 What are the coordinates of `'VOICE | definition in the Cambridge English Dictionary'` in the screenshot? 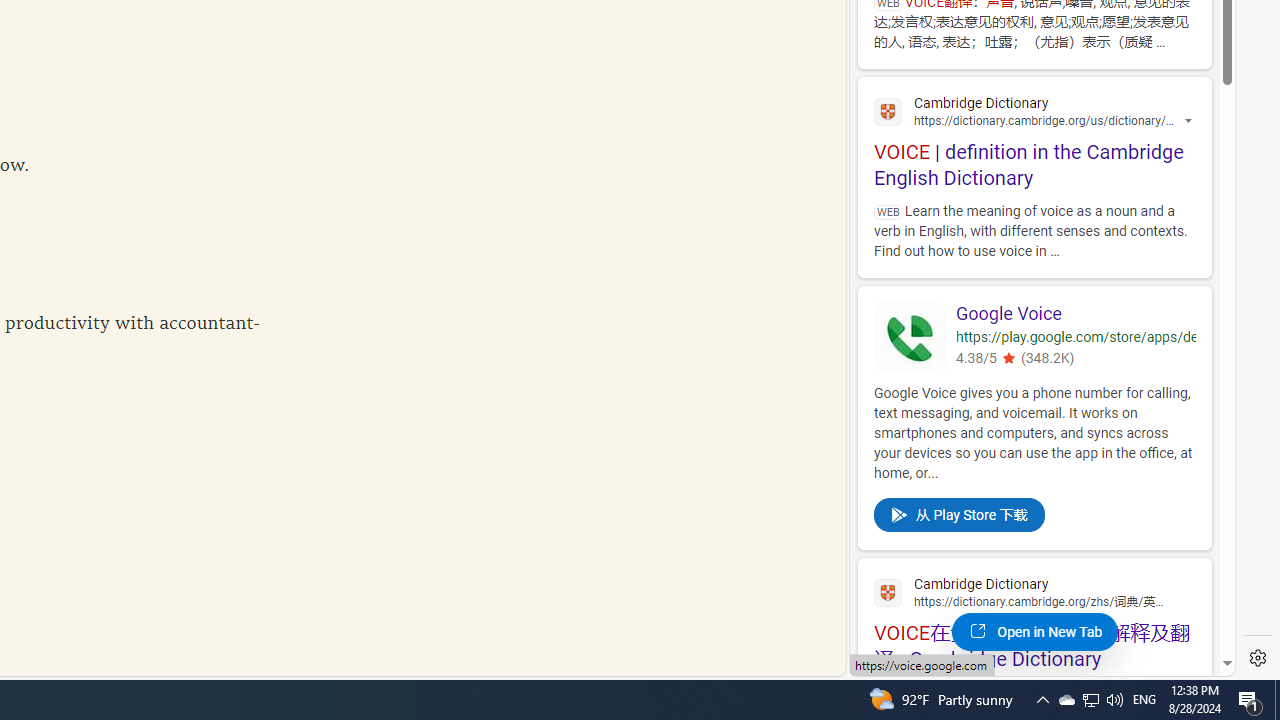 It's located at (1034, 138).